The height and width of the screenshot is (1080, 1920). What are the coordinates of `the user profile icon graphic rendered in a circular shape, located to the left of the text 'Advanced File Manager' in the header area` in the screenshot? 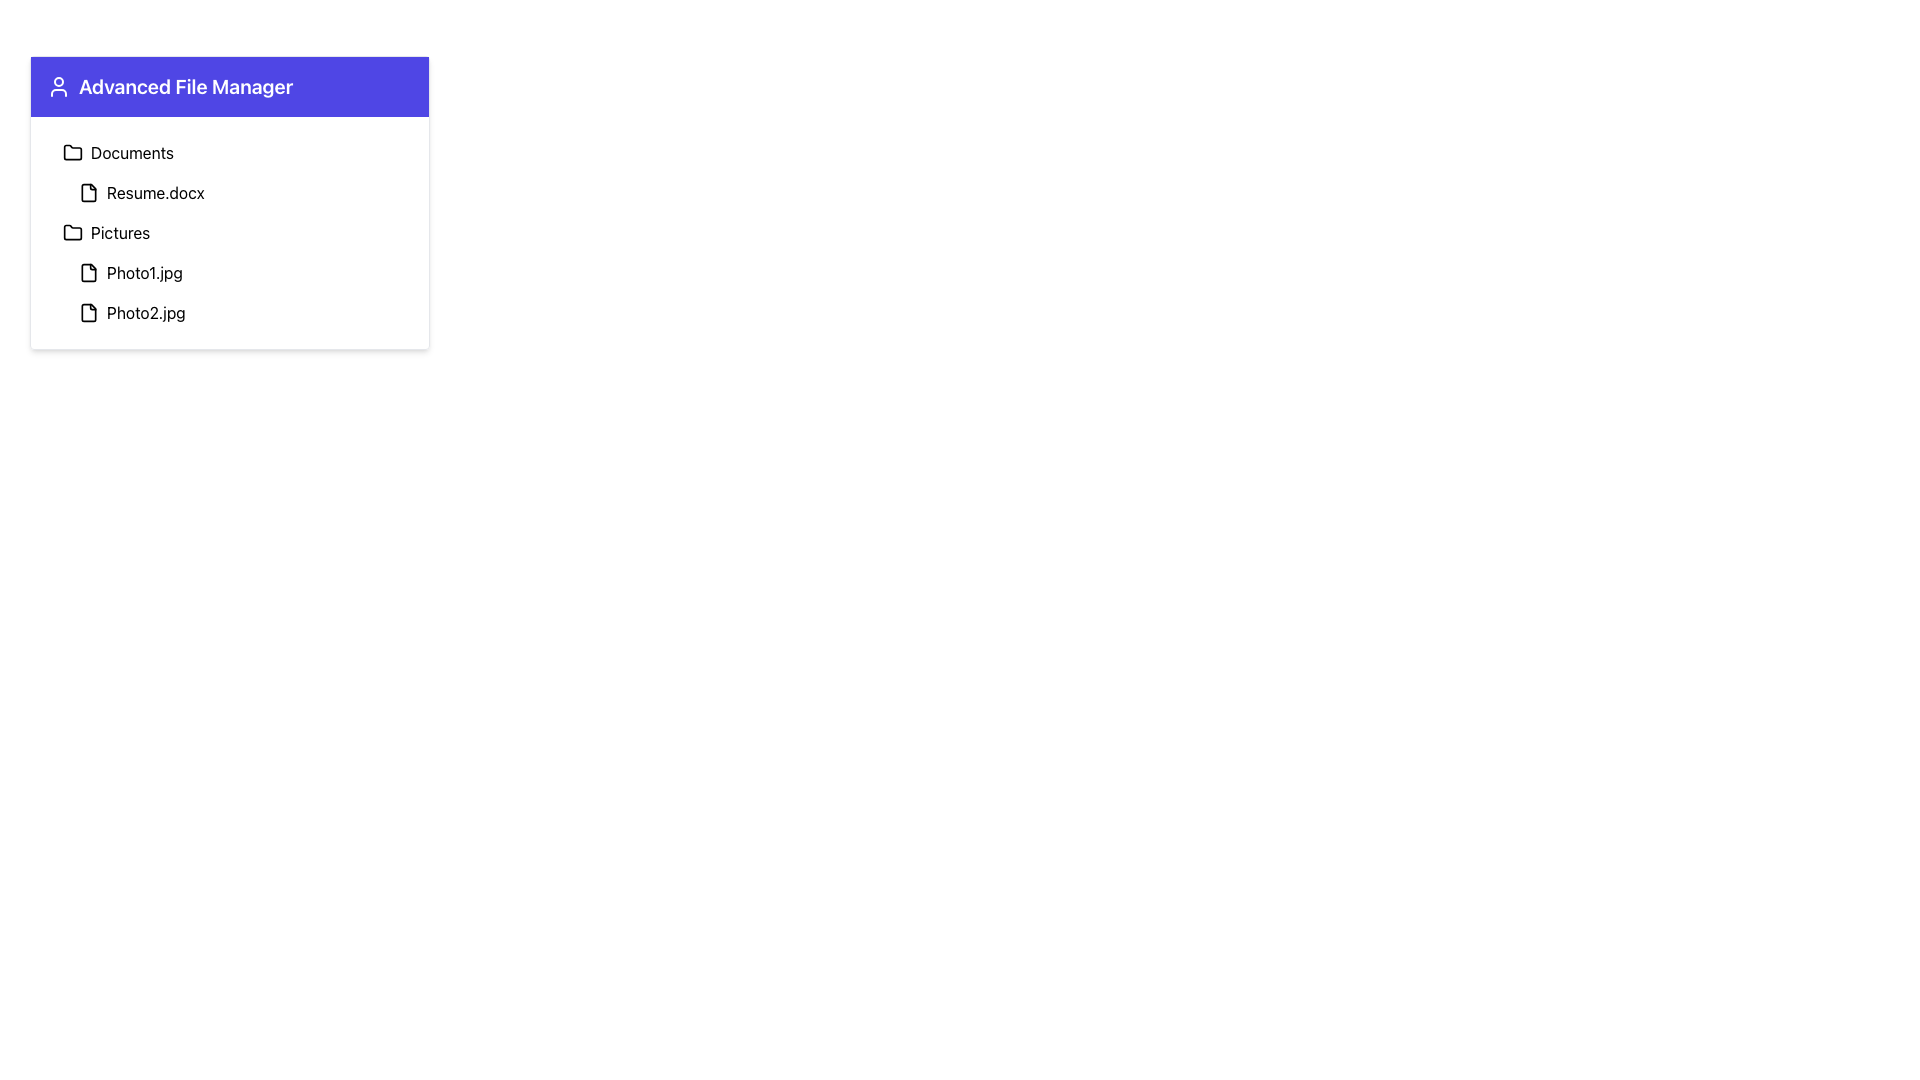 It's located at (58, 86).